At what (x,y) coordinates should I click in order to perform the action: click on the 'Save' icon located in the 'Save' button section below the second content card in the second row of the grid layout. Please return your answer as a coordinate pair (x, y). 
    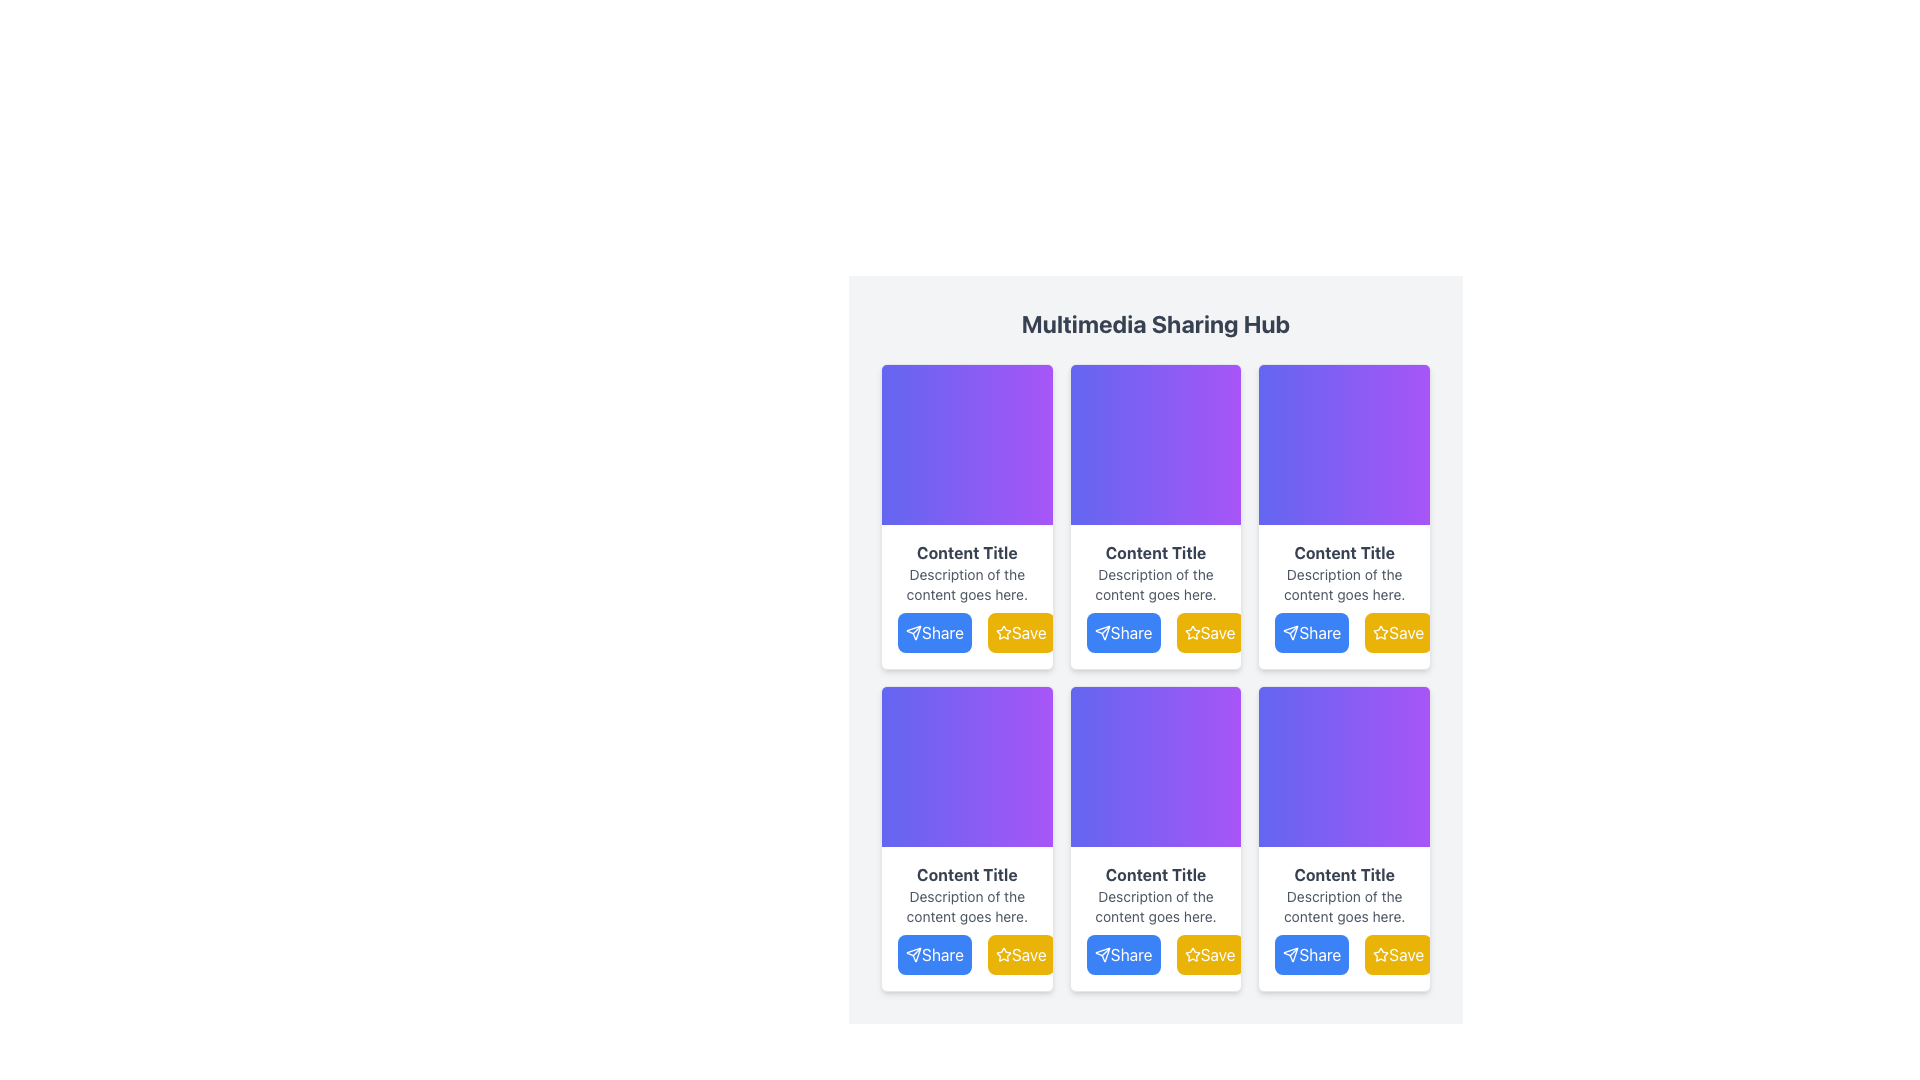
    Looking at the image, I should click on (1003, 953).